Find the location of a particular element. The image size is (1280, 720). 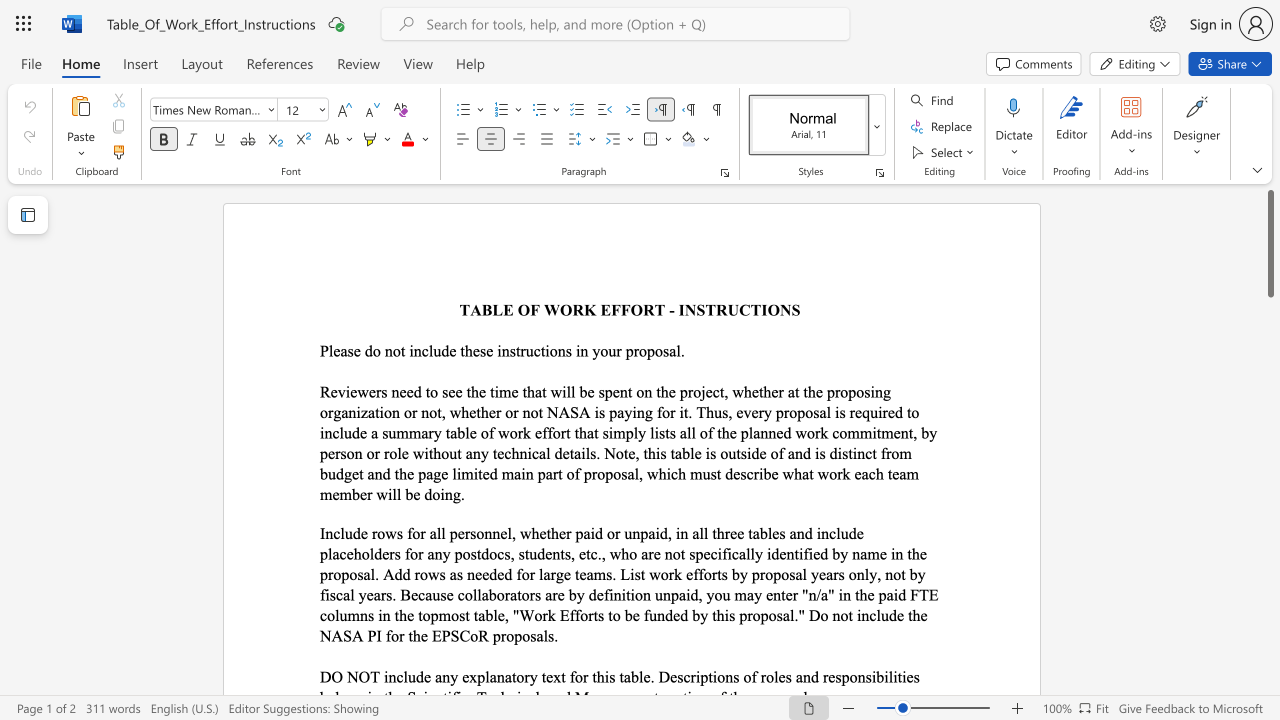

the scrollbar on the side is located at coordinates (1269, 408).